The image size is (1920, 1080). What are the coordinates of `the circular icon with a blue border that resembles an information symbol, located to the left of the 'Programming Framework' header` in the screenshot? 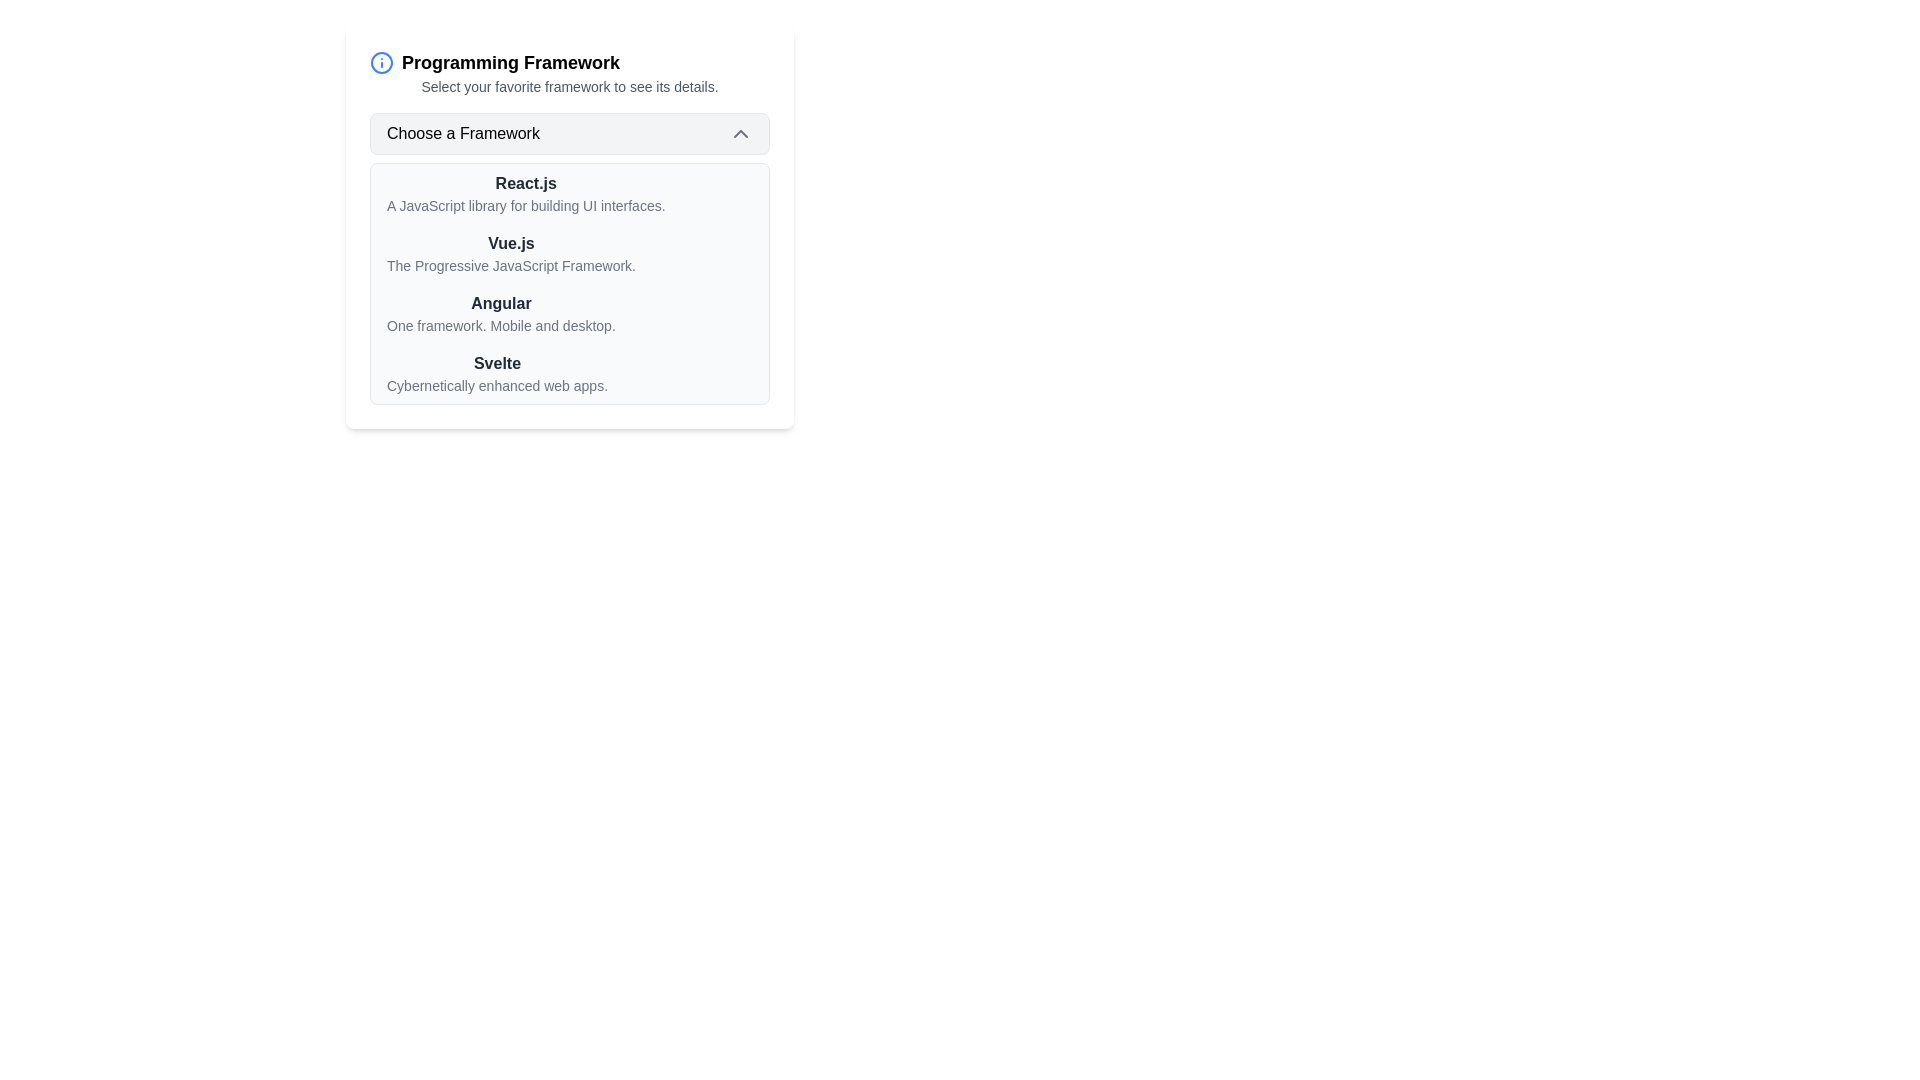 It's located at (382, 61).